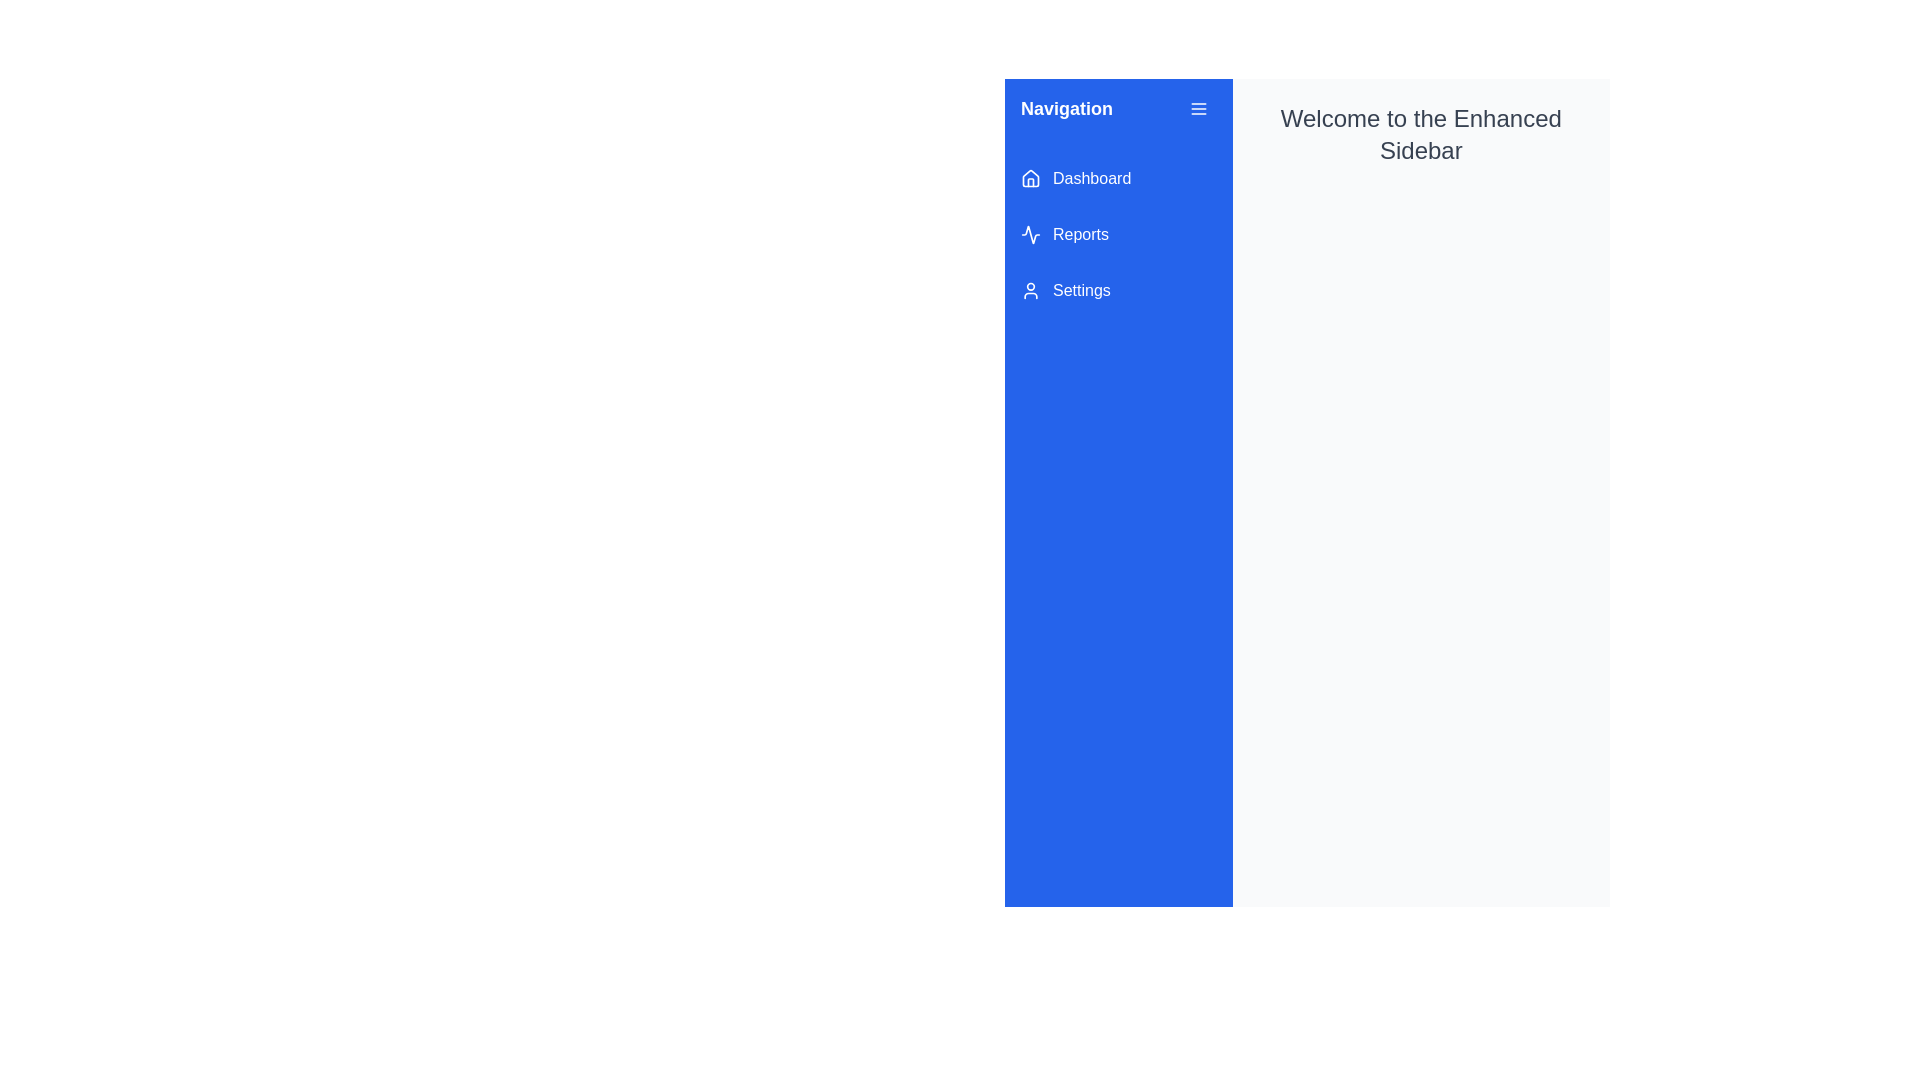 The width and height of the screenshot is (1920, 1080). What do you see at coordinates (1198, 108) in the screenshot?
I see `the small circular button with a menu icon located in the top-right corner of the blue-colored sidebar, next to the 'Navigation' label, to observe a background color change` at bounding box center [1198, 108].